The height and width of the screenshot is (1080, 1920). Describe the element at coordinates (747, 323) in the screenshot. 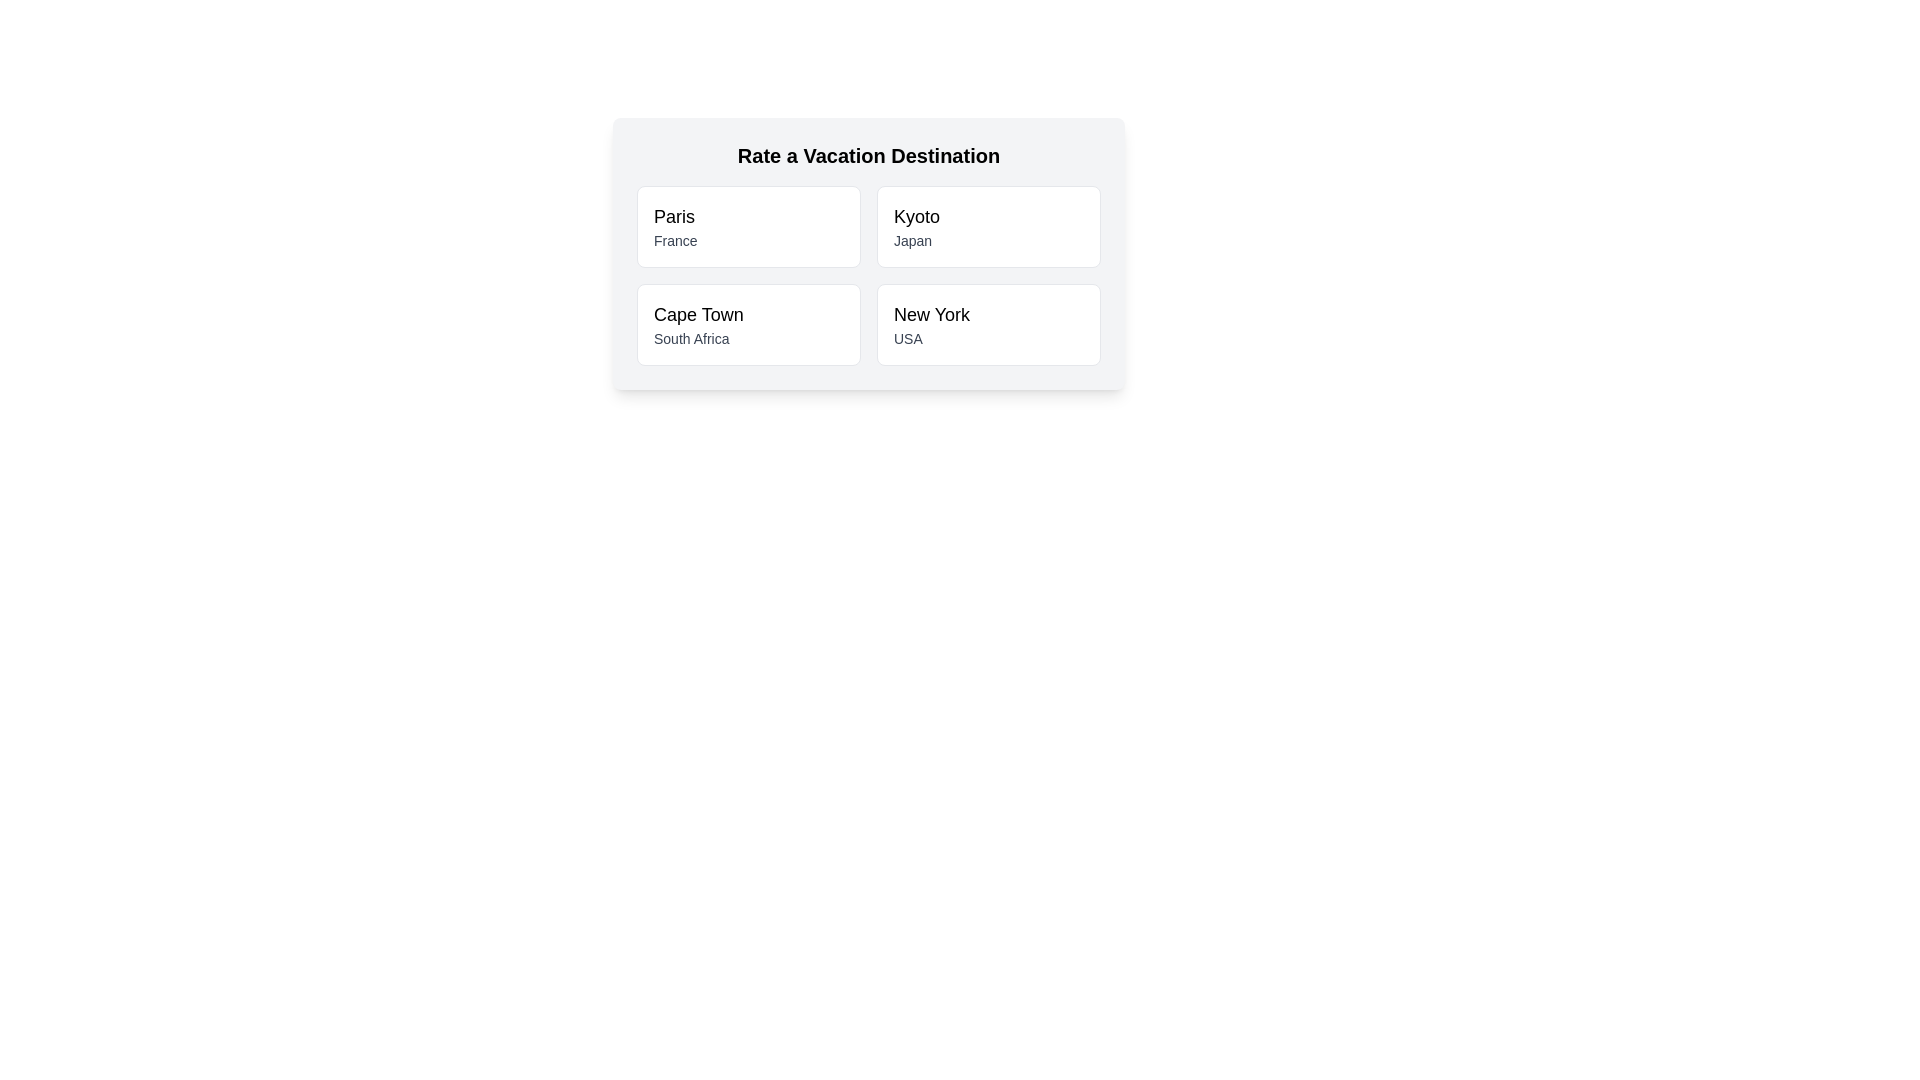

I see `on the interactive card for 'Cape Town', which features the city name in bold and the country name in grey` at that location.